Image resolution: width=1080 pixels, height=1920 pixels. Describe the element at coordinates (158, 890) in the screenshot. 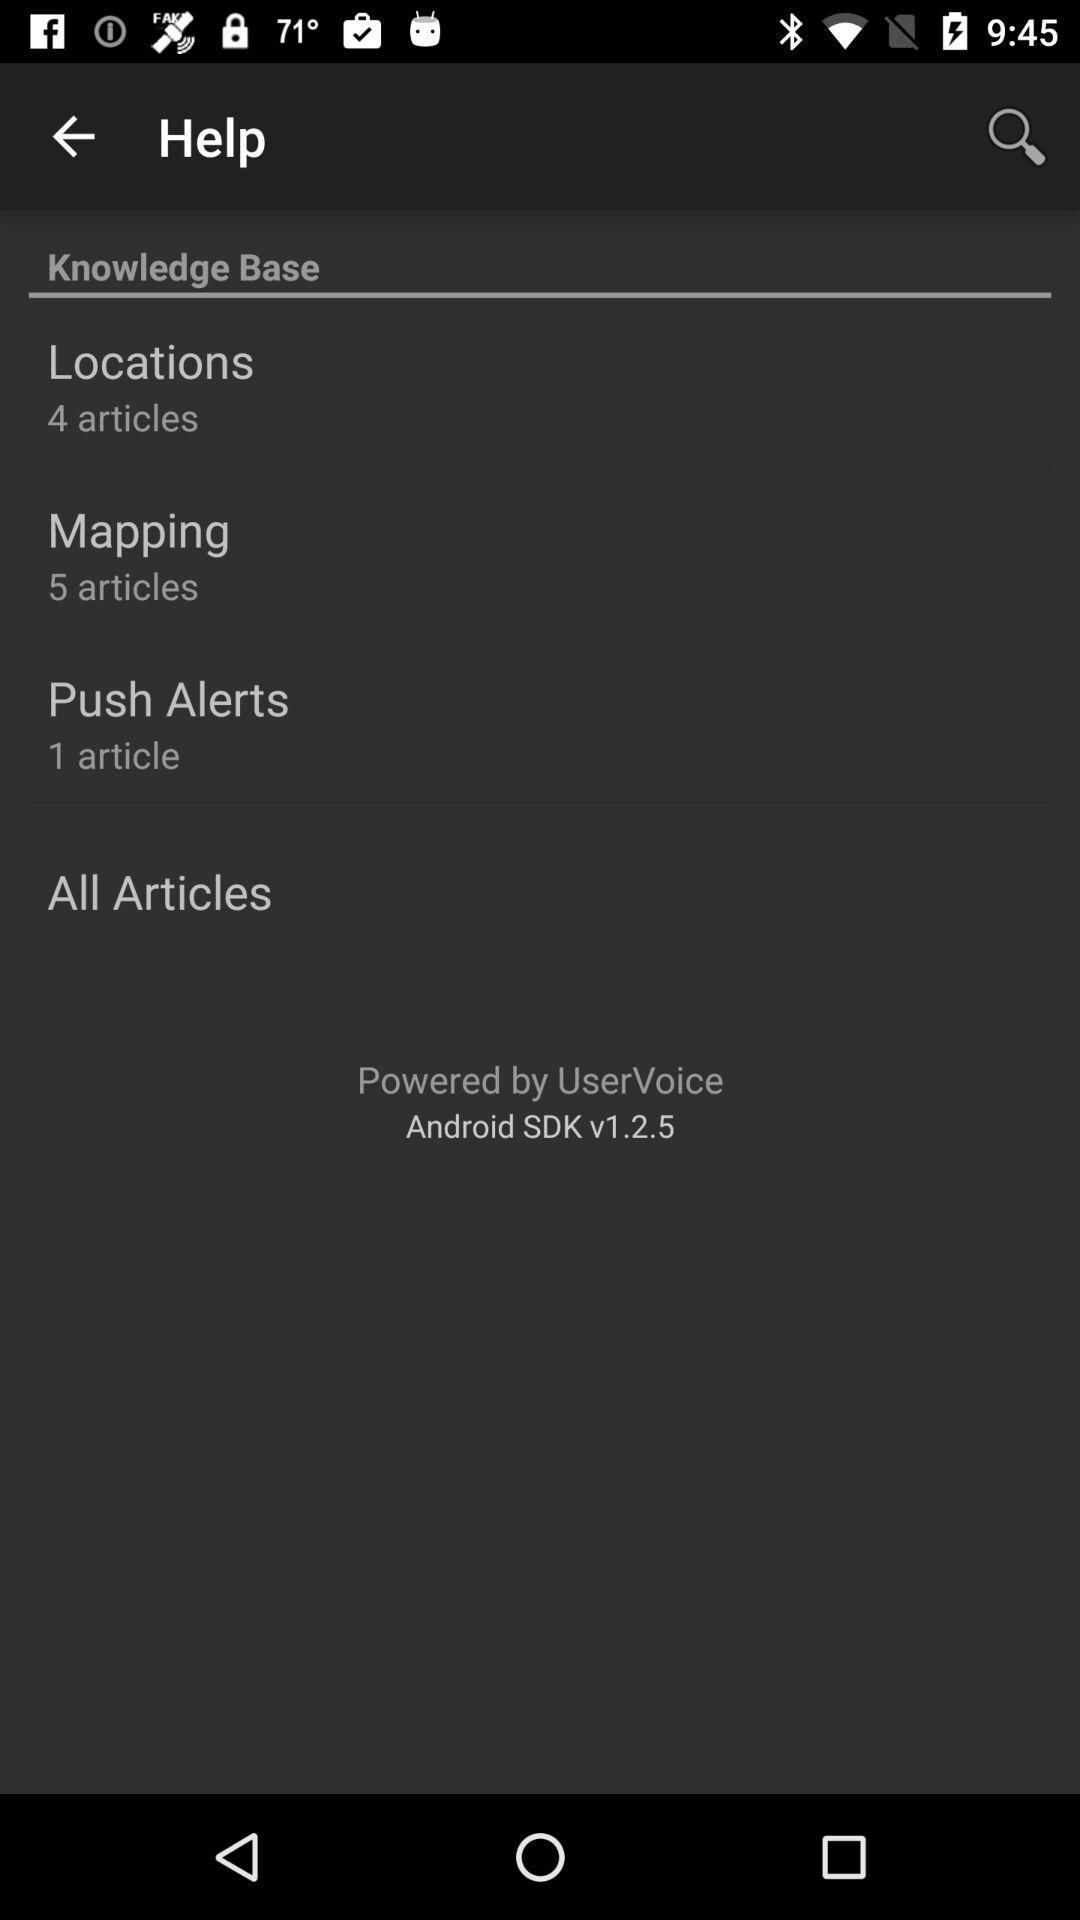

I see `the all articles` at that location.